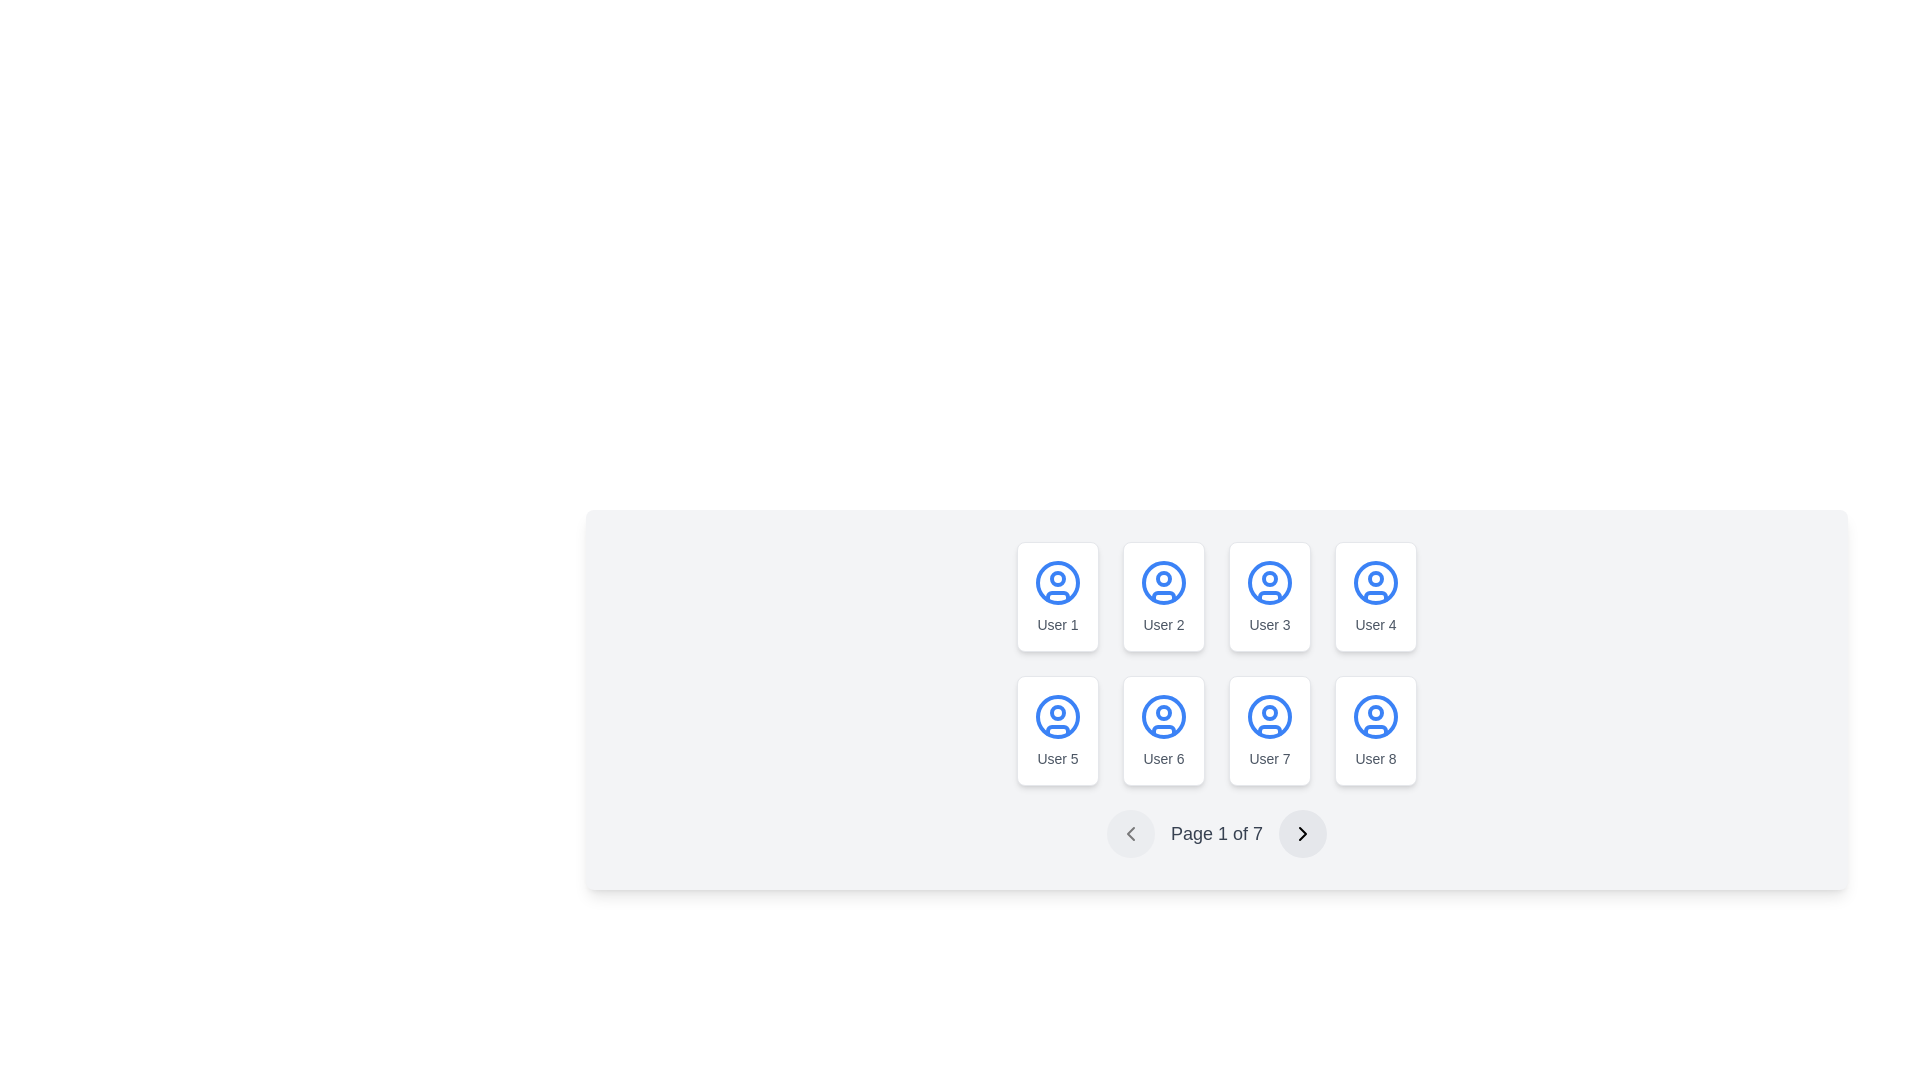 The image size is (1920, 1080). What do you see at coordinates (1216, 663) in the screenshot?
I see `a user card in the grid layout` at bounding box center [1216, 663].